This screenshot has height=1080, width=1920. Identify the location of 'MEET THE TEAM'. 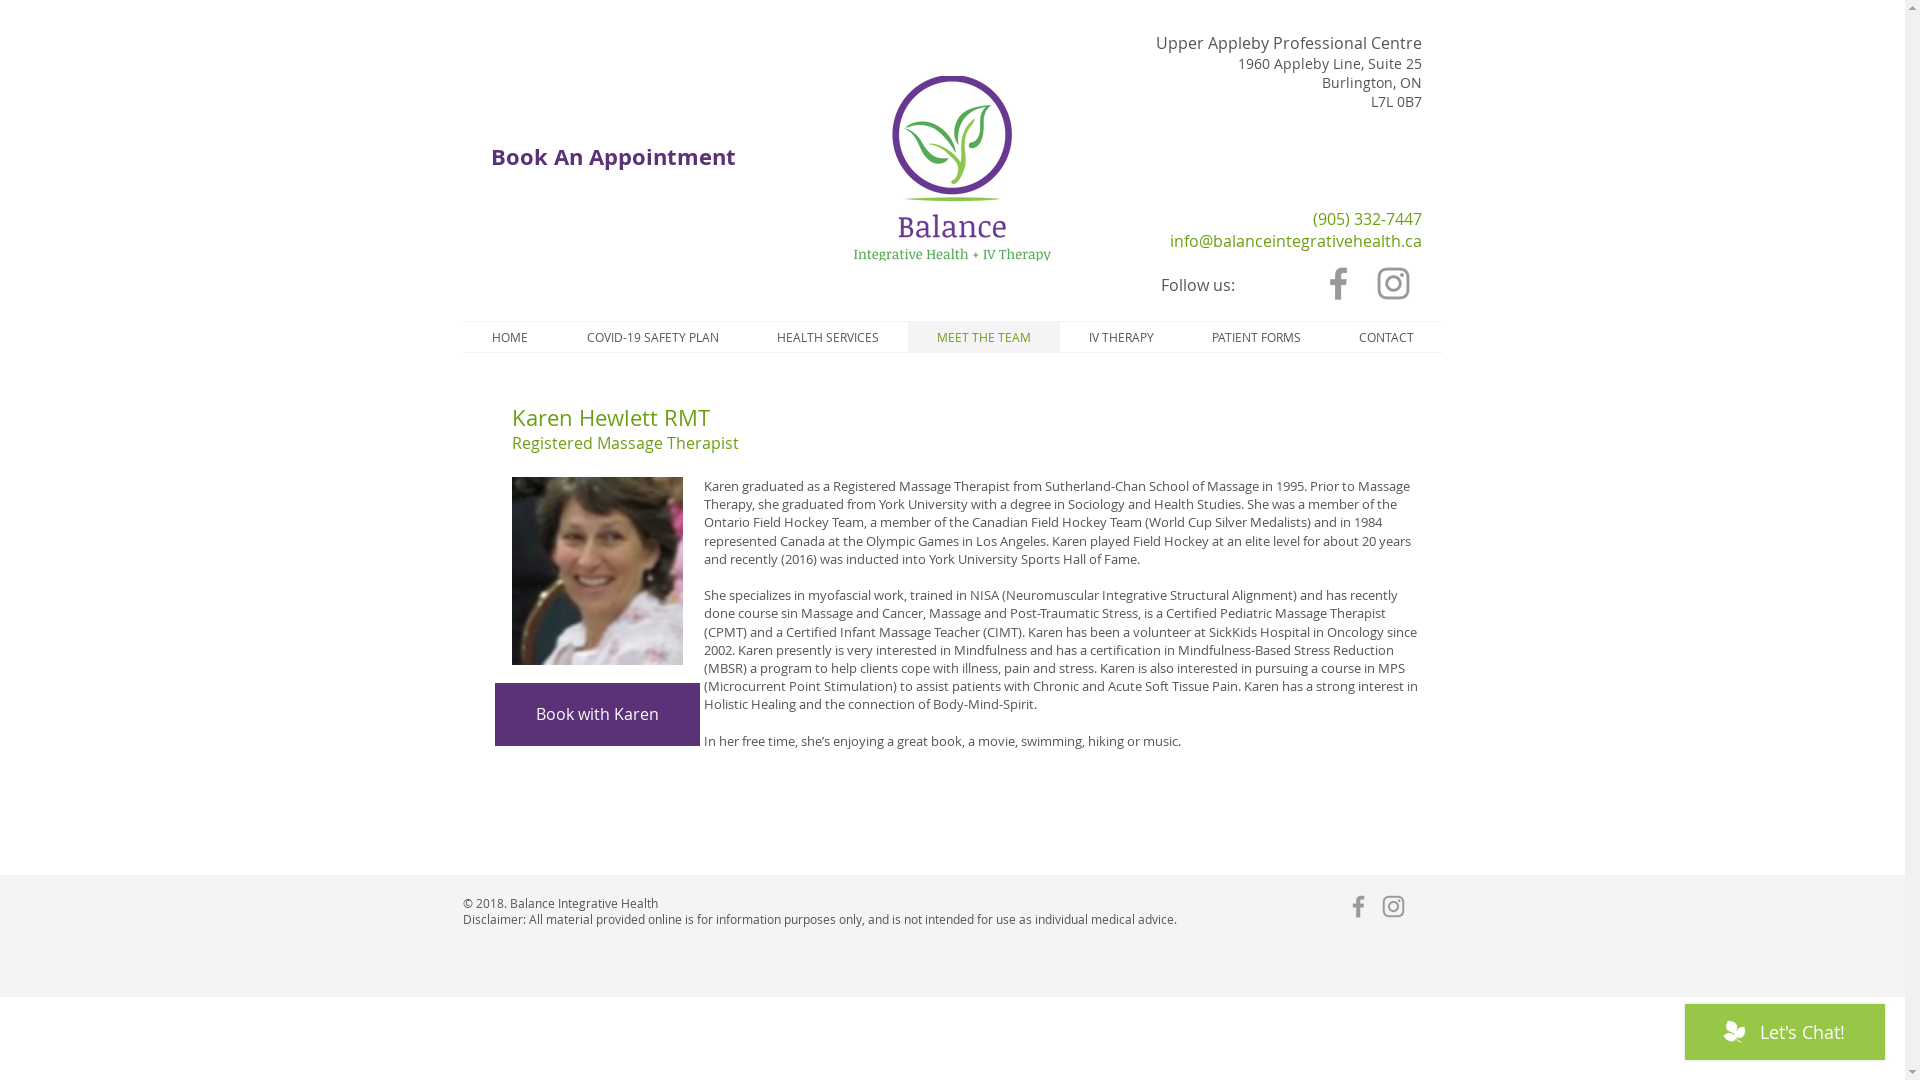
(906, 335).